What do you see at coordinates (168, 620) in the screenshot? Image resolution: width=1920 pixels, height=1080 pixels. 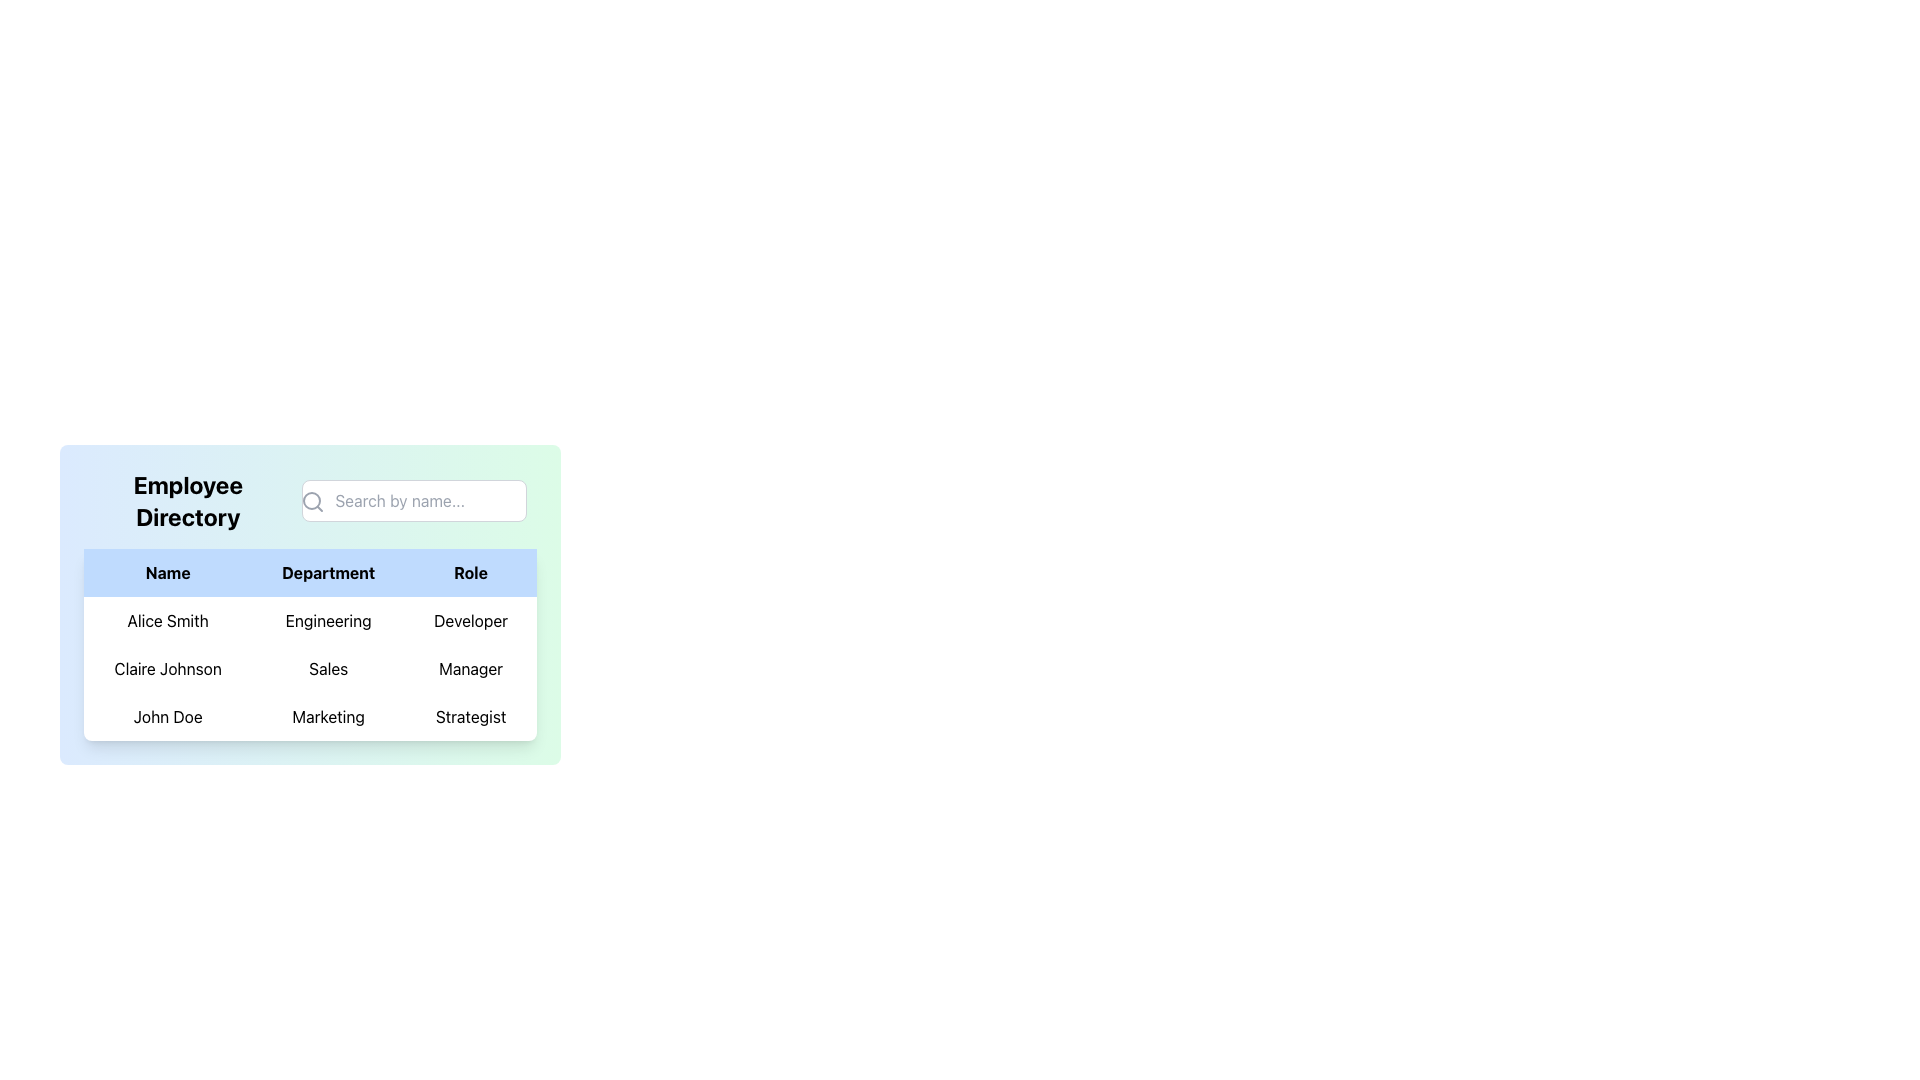 I see `the text label displaying 'Alice Smith' in the 'Name' column for accessibility purposes` at bounding box center [168, 620].